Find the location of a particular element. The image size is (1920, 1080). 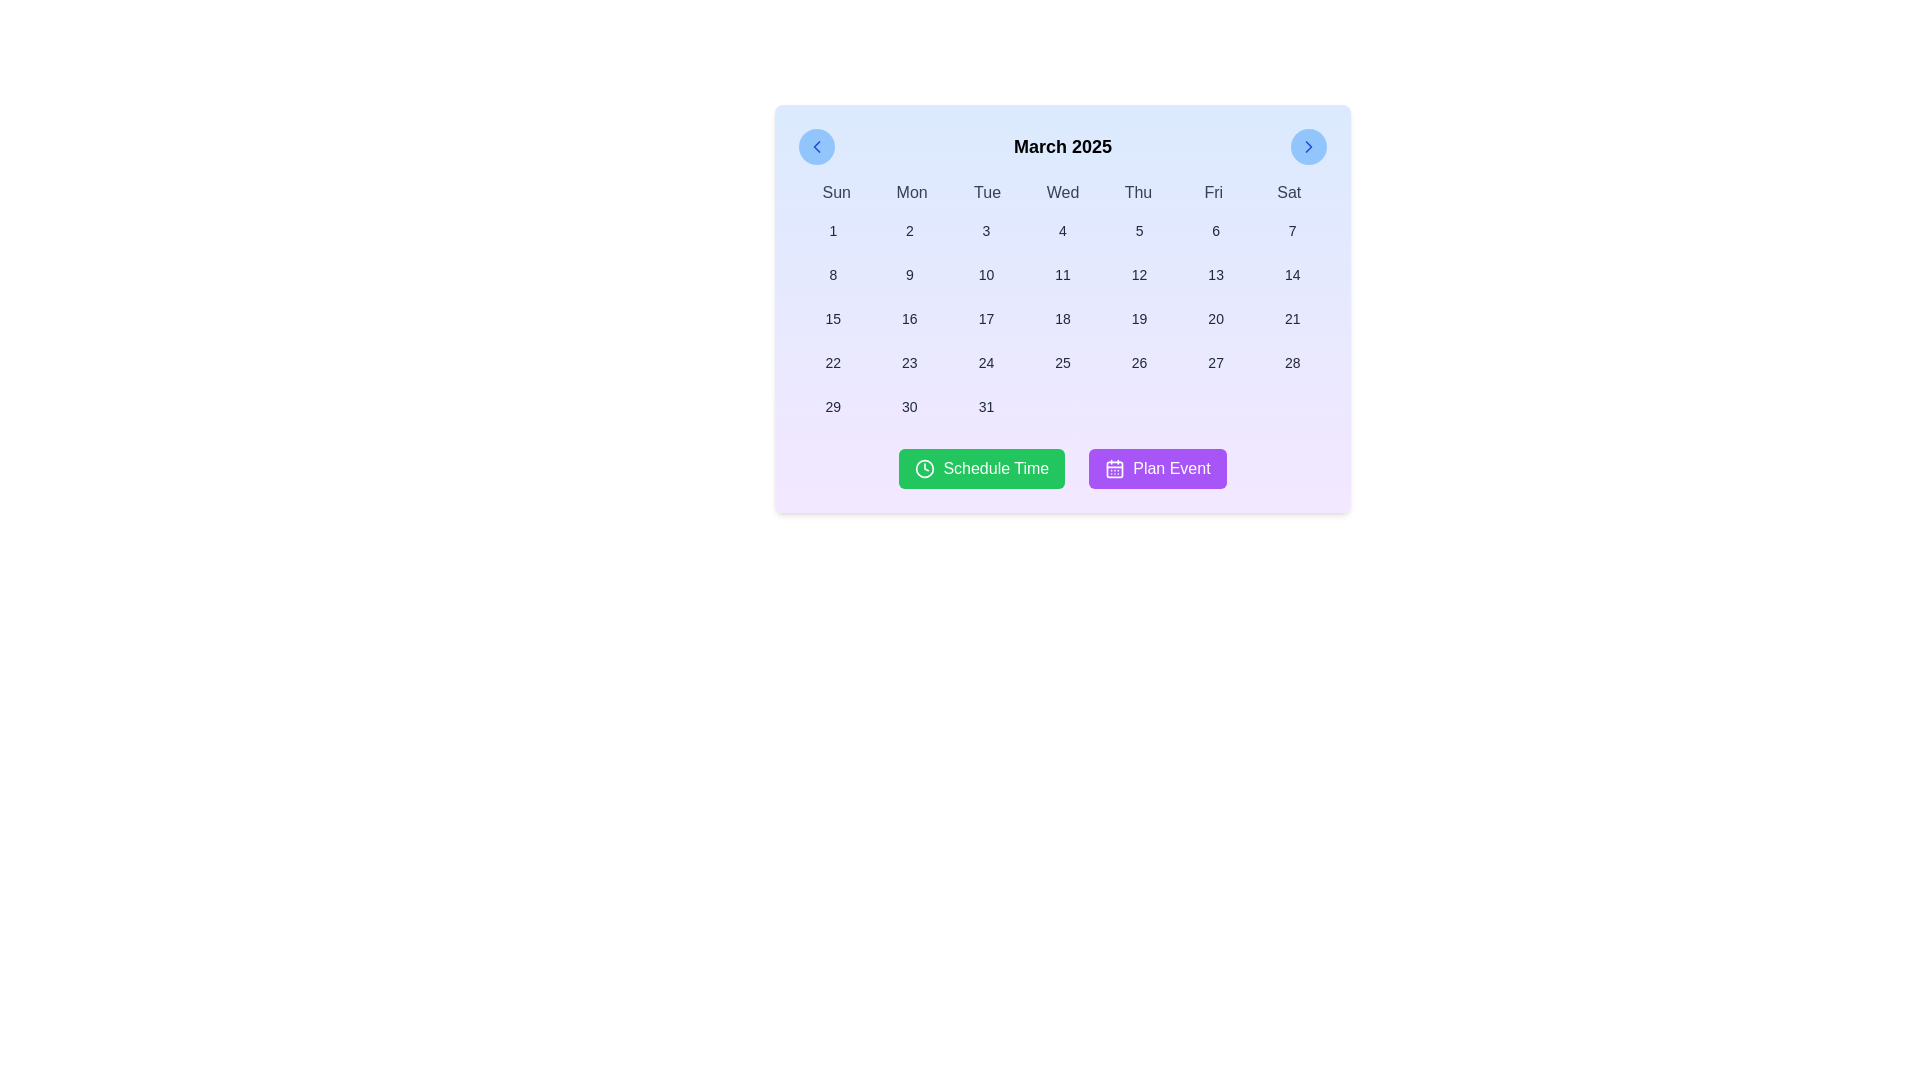

the Decorative component within the purple calendar icon, which is a rounded rectangle located in the bottom section of the calendar icon, next to the 'Plan Event' button is located at coordinates (1114, 469).